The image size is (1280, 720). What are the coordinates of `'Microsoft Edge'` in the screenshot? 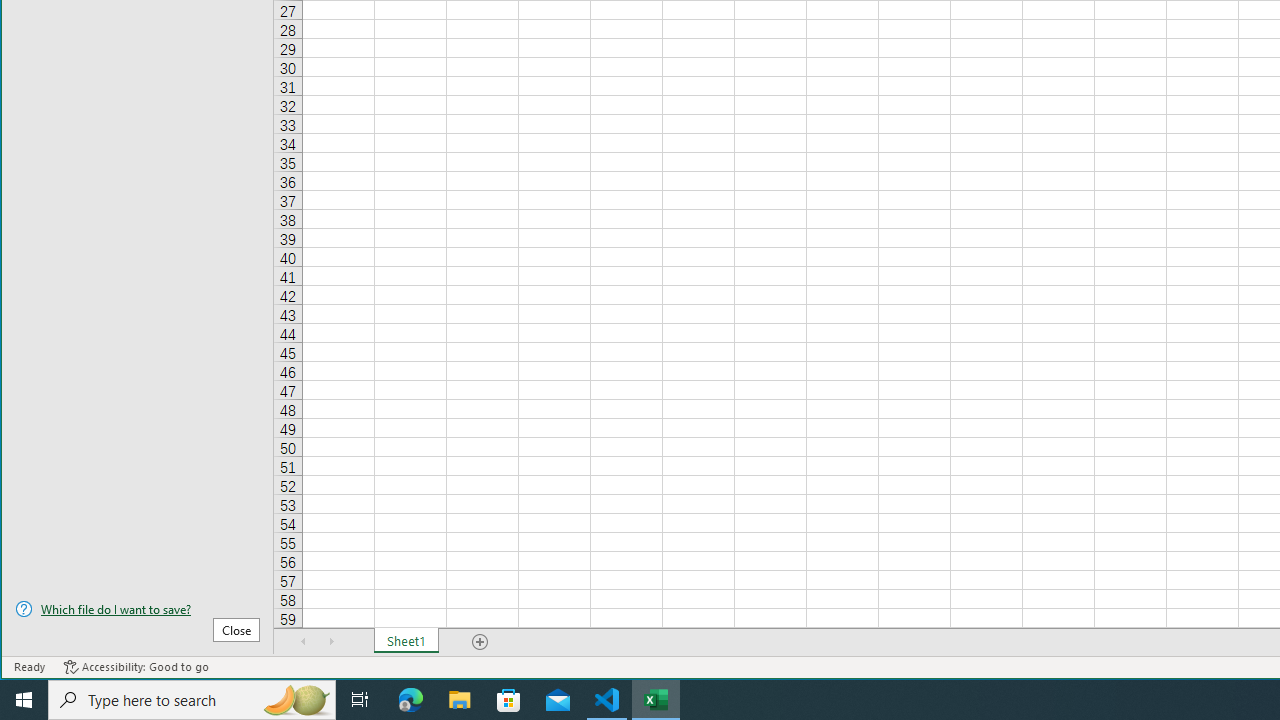 It's located at (410, 698).